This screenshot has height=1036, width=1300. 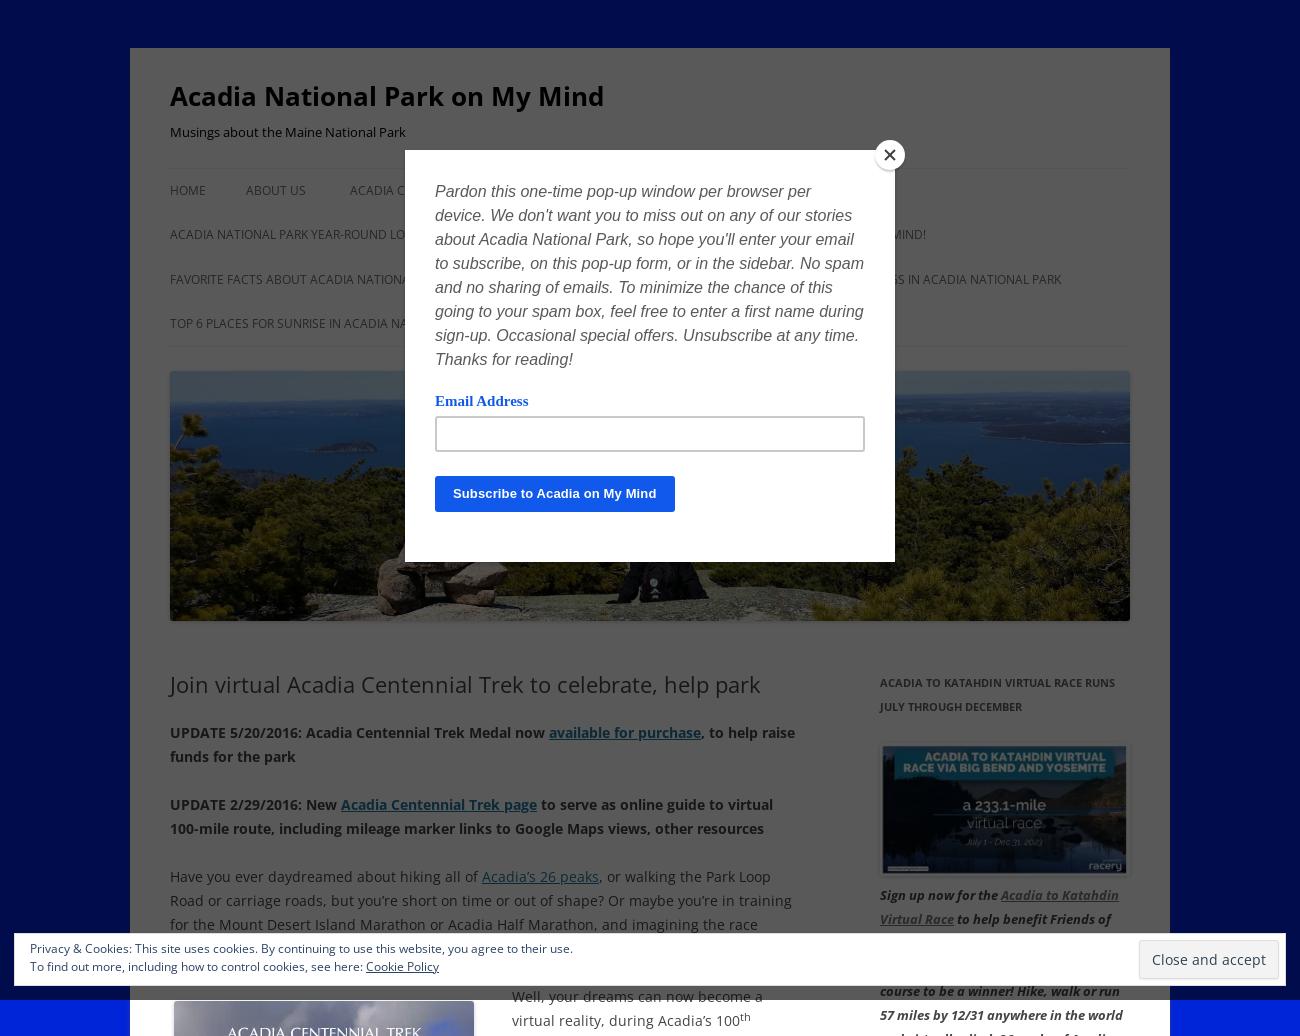 I want to click on 'Ask Acadia on My Mind!', so click(x=851, y=234).